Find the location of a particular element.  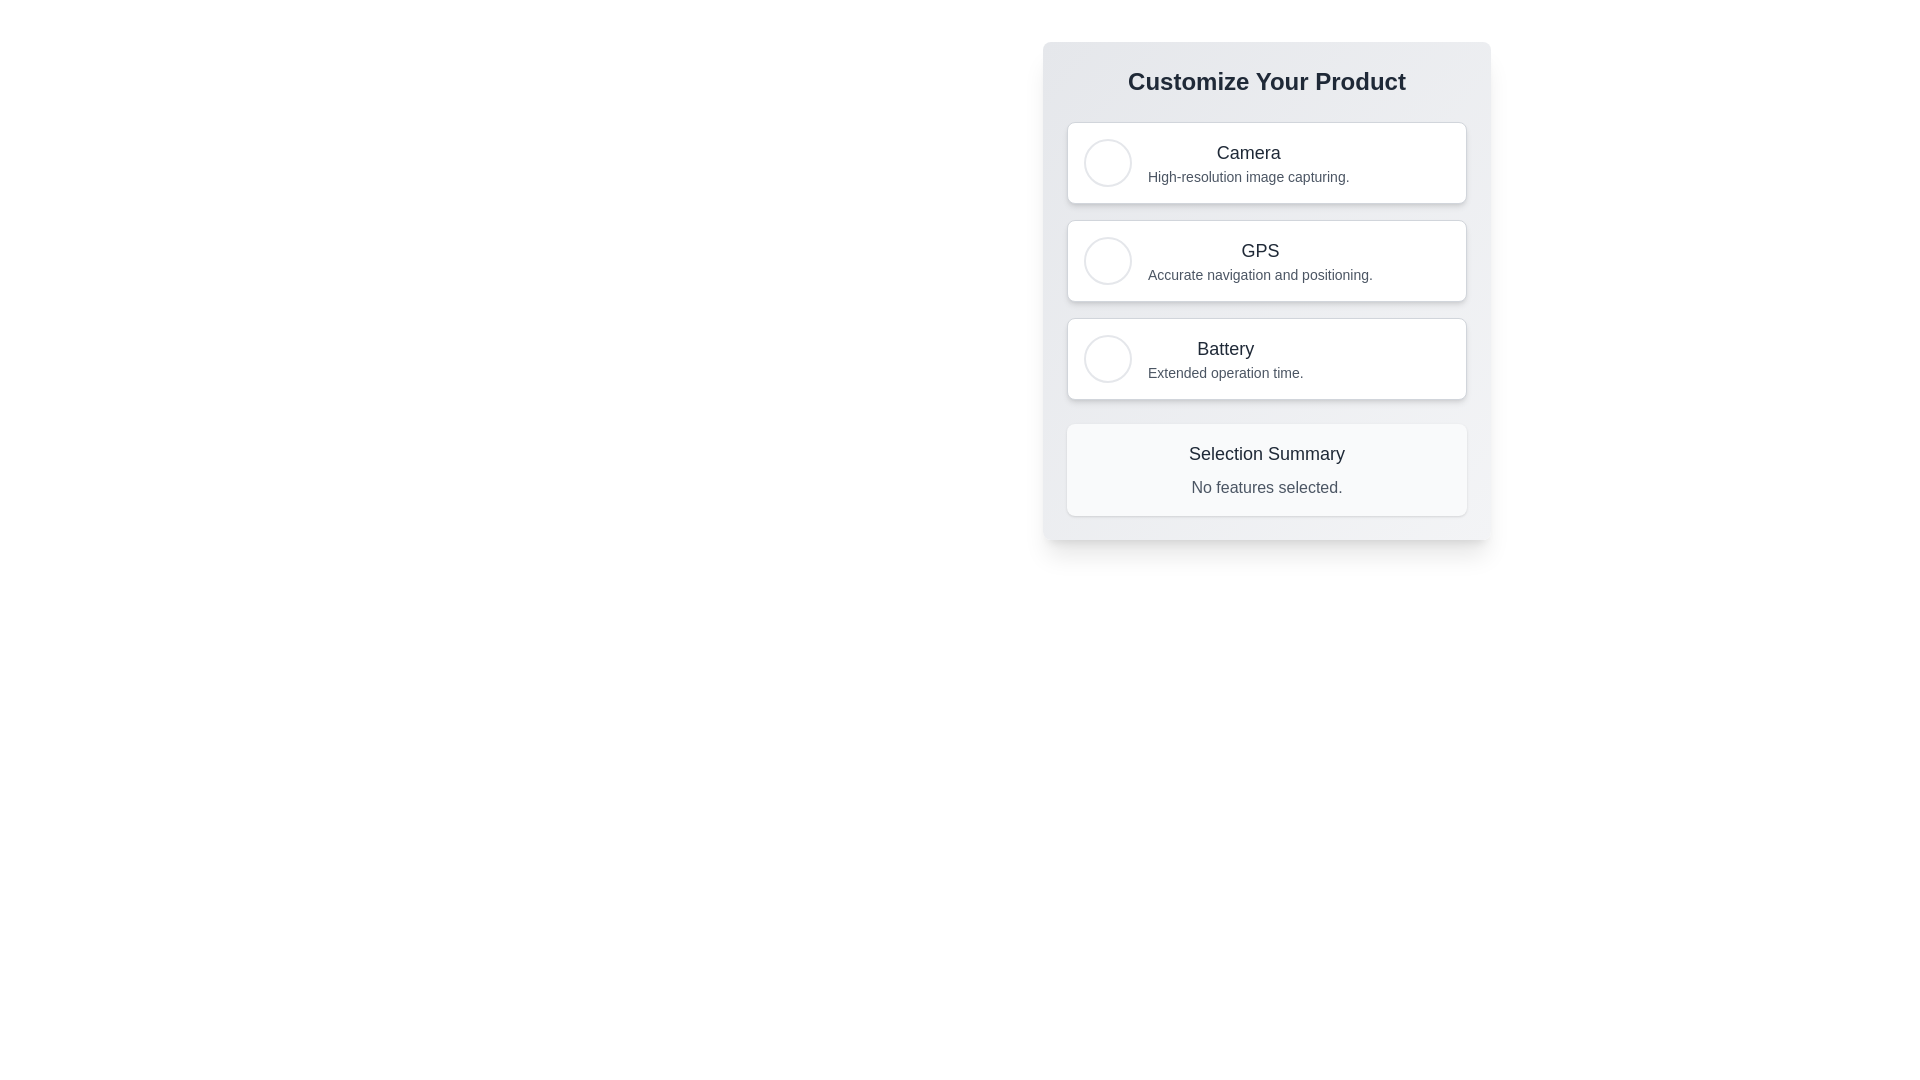

the text block that displays 'Battery' in bold and 'Extended operation time.' in a smaller font by bringing it into view if necessary is located at coordinates (1224, 357).